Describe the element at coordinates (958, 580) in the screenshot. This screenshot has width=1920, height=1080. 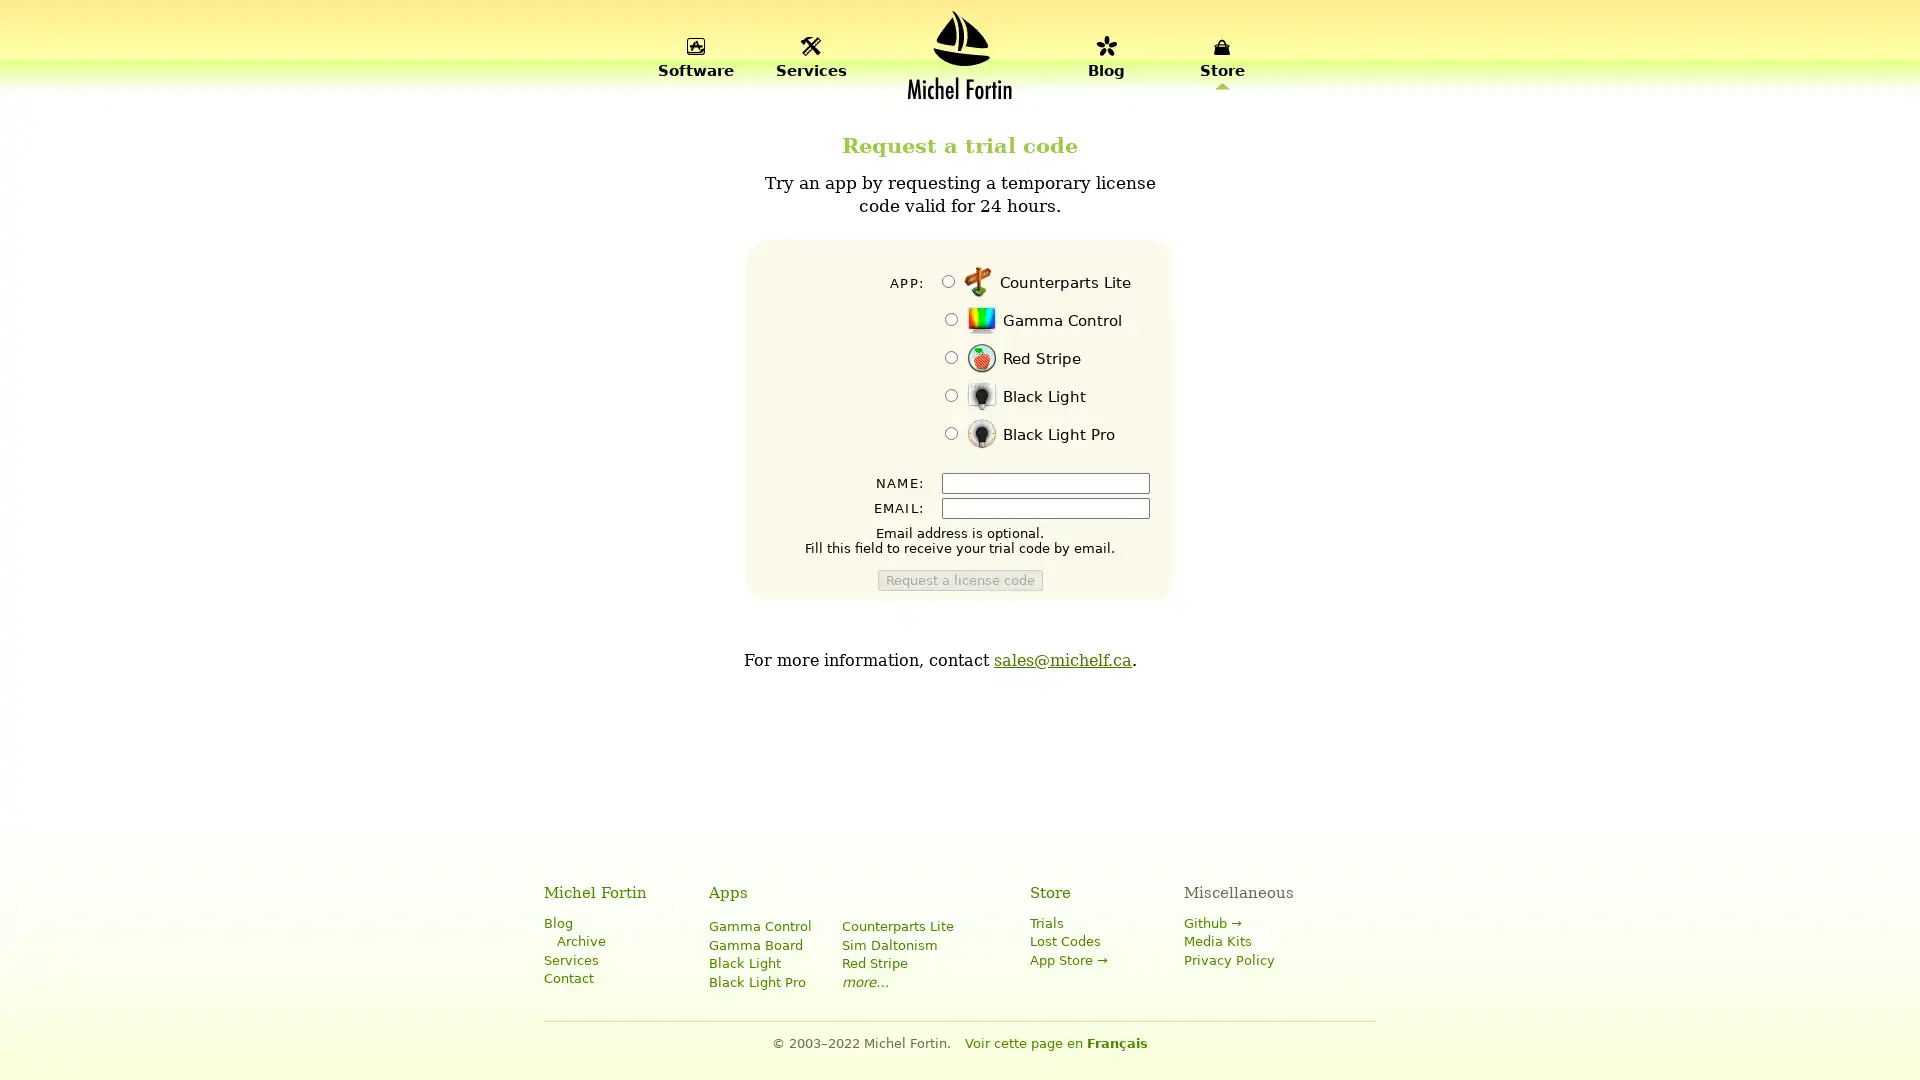
I see `Request a license code` at that location.